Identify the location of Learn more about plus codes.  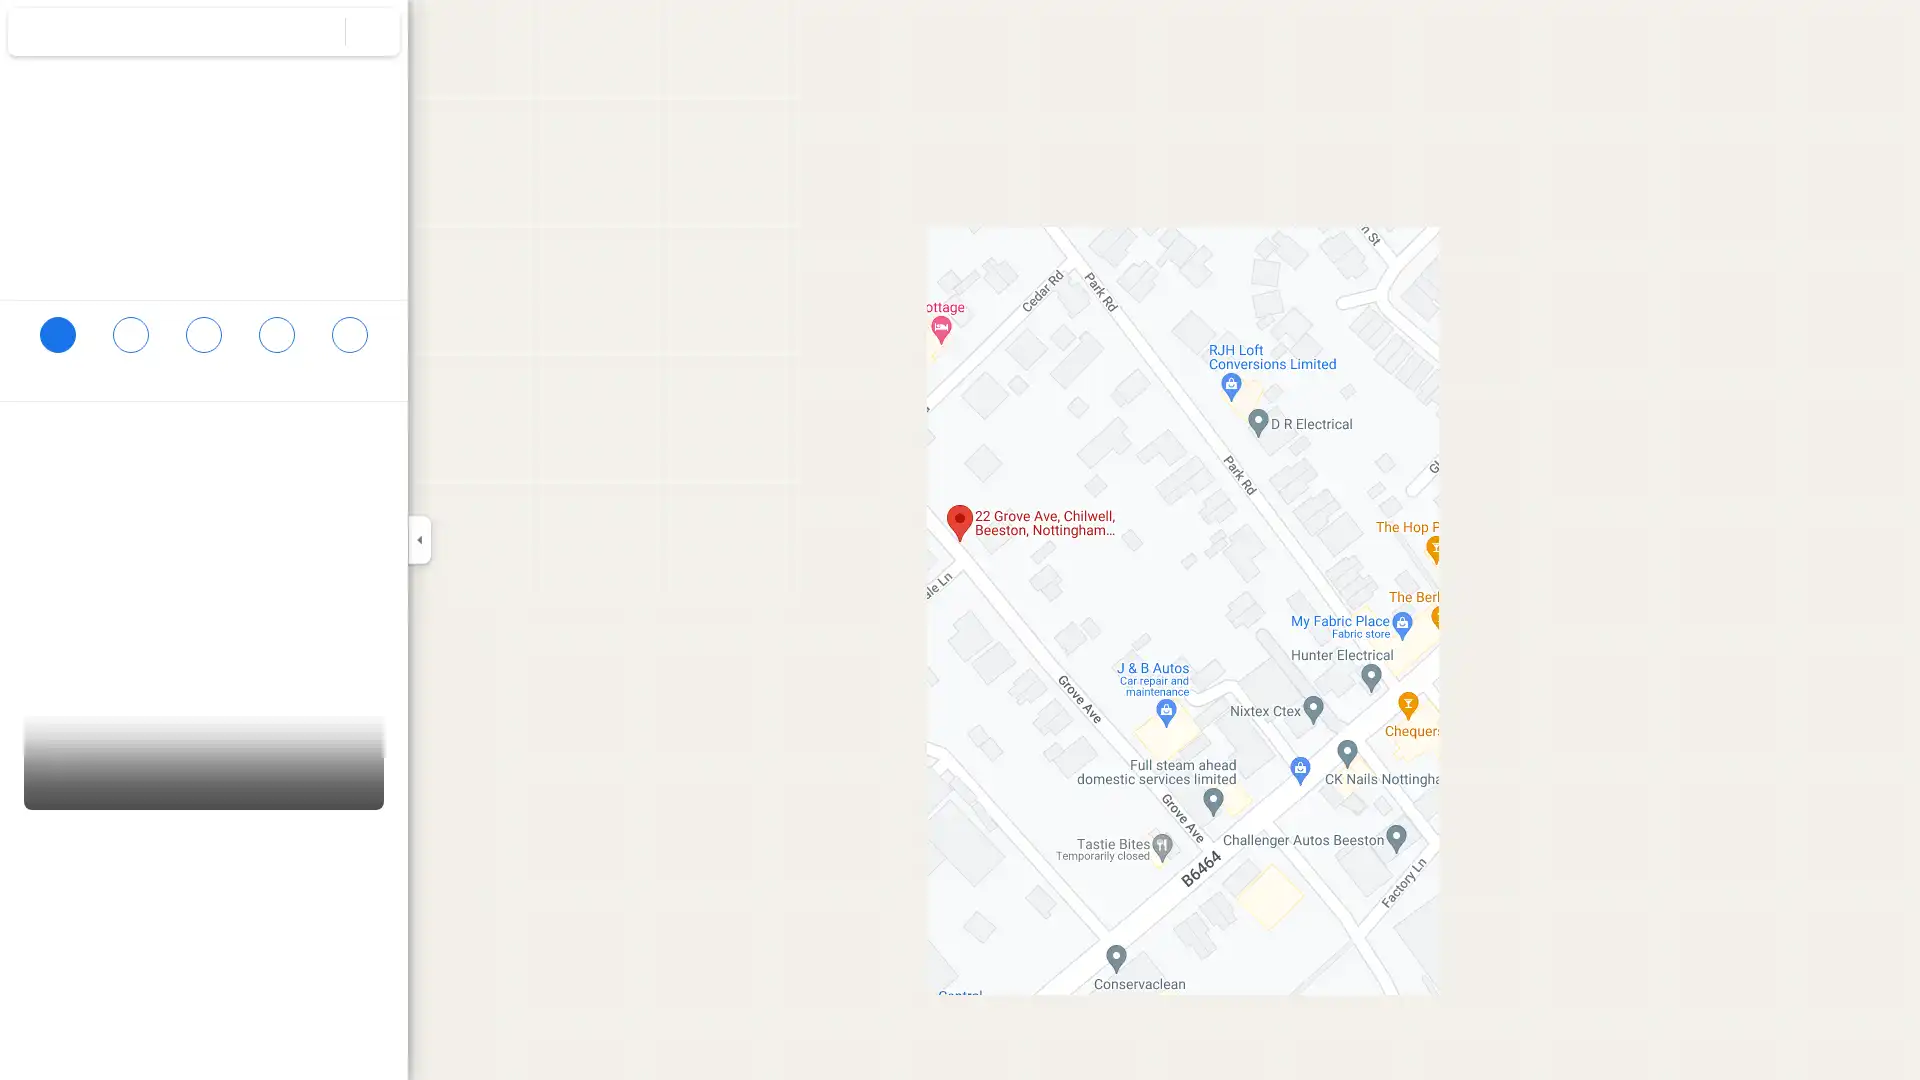
(383, 493).